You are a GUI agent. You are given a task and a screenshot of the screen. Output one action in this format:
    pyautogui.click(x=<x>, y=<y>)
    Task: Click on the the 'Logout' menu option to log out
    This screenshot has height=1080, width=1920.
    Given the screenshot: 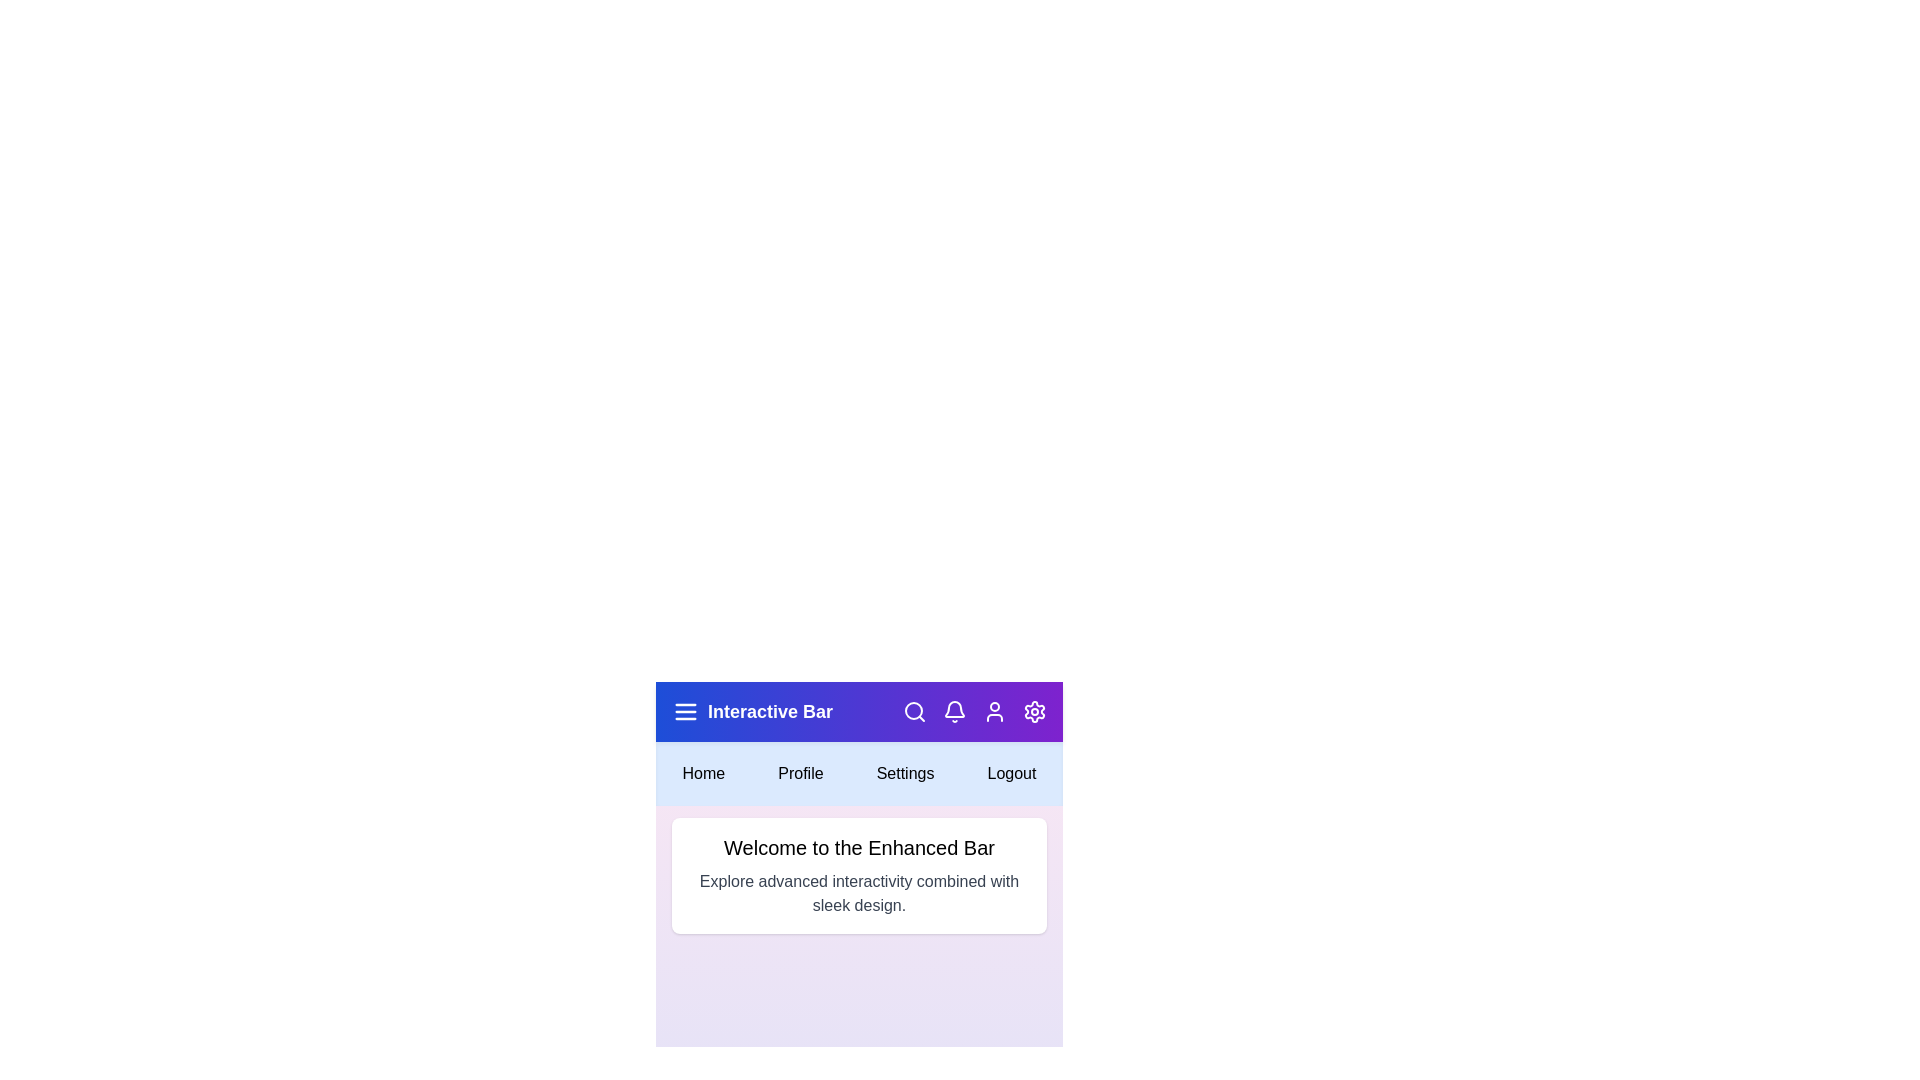 What is the action you would take?
    pyautogui.click(x=1011, y=773)
    